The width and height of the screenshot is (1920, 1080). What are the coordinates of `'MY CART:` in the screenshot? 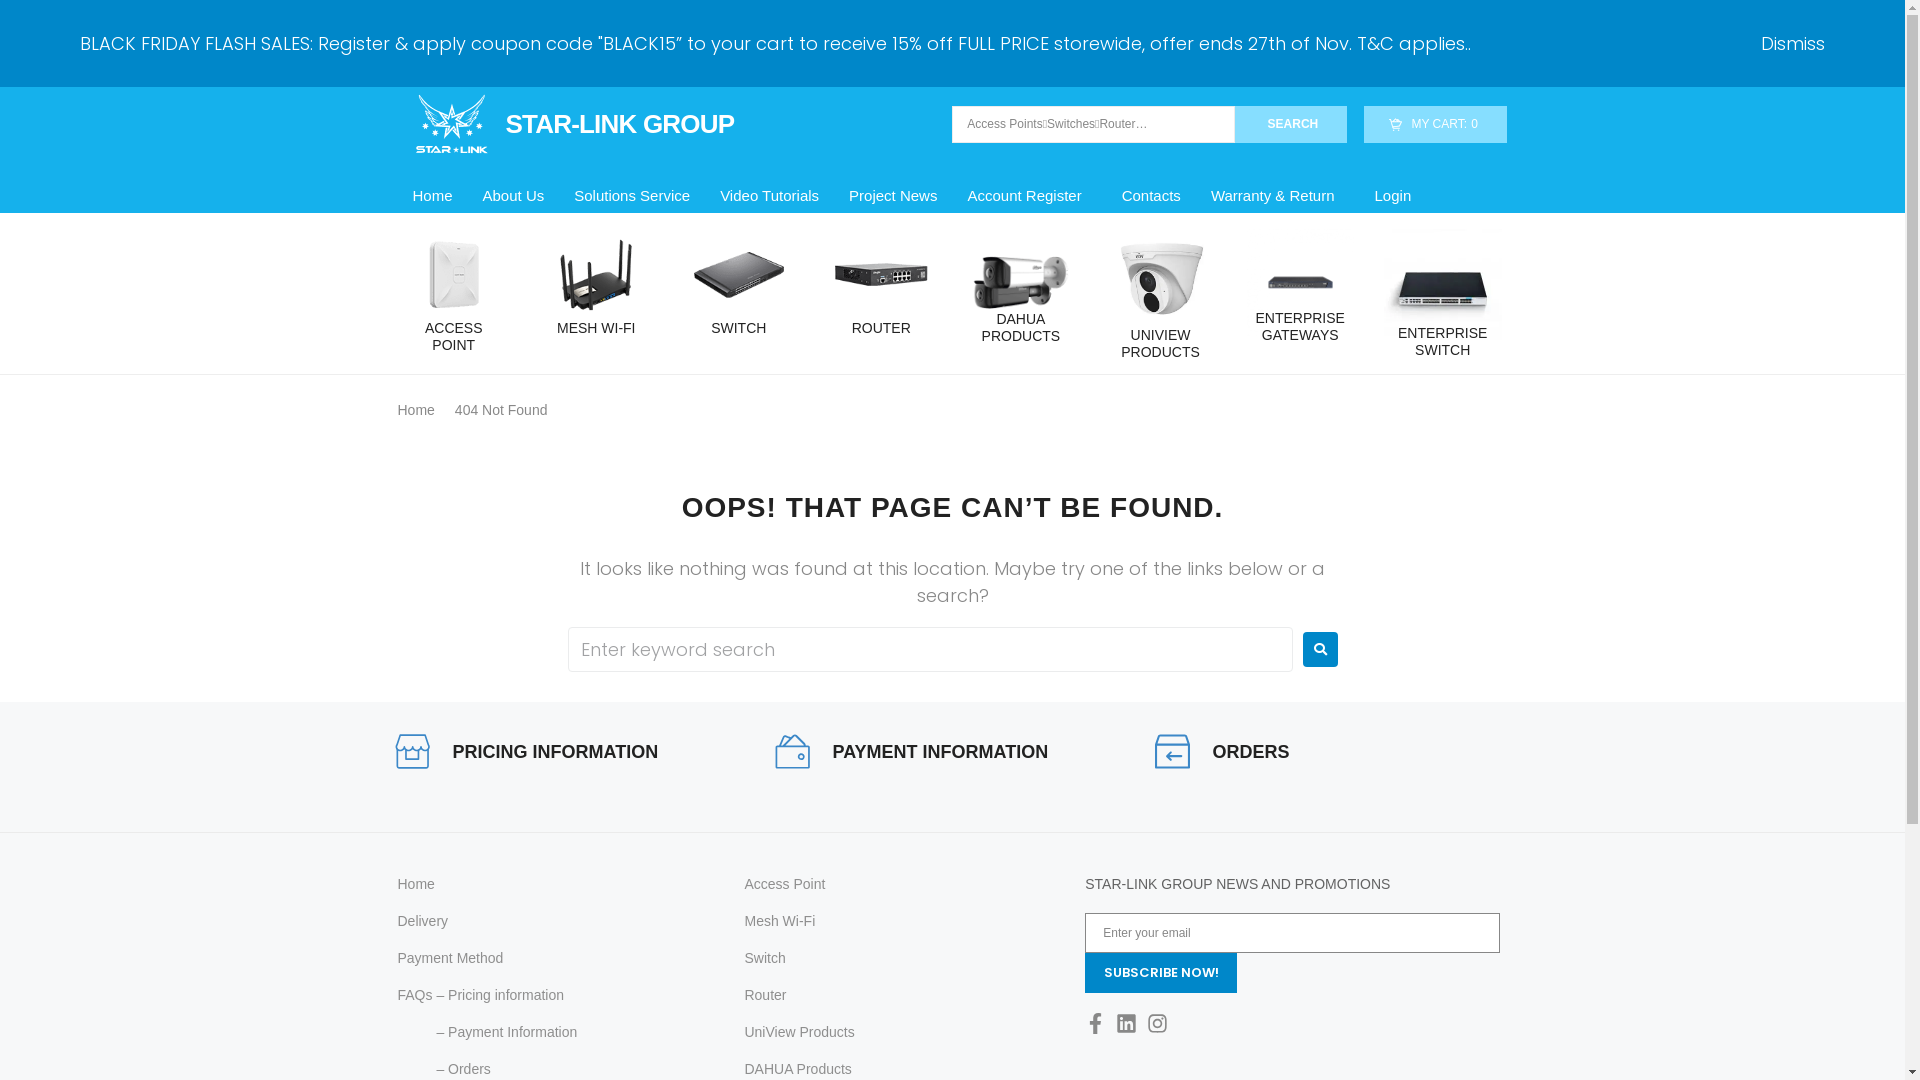 It's located at (1362, 124).